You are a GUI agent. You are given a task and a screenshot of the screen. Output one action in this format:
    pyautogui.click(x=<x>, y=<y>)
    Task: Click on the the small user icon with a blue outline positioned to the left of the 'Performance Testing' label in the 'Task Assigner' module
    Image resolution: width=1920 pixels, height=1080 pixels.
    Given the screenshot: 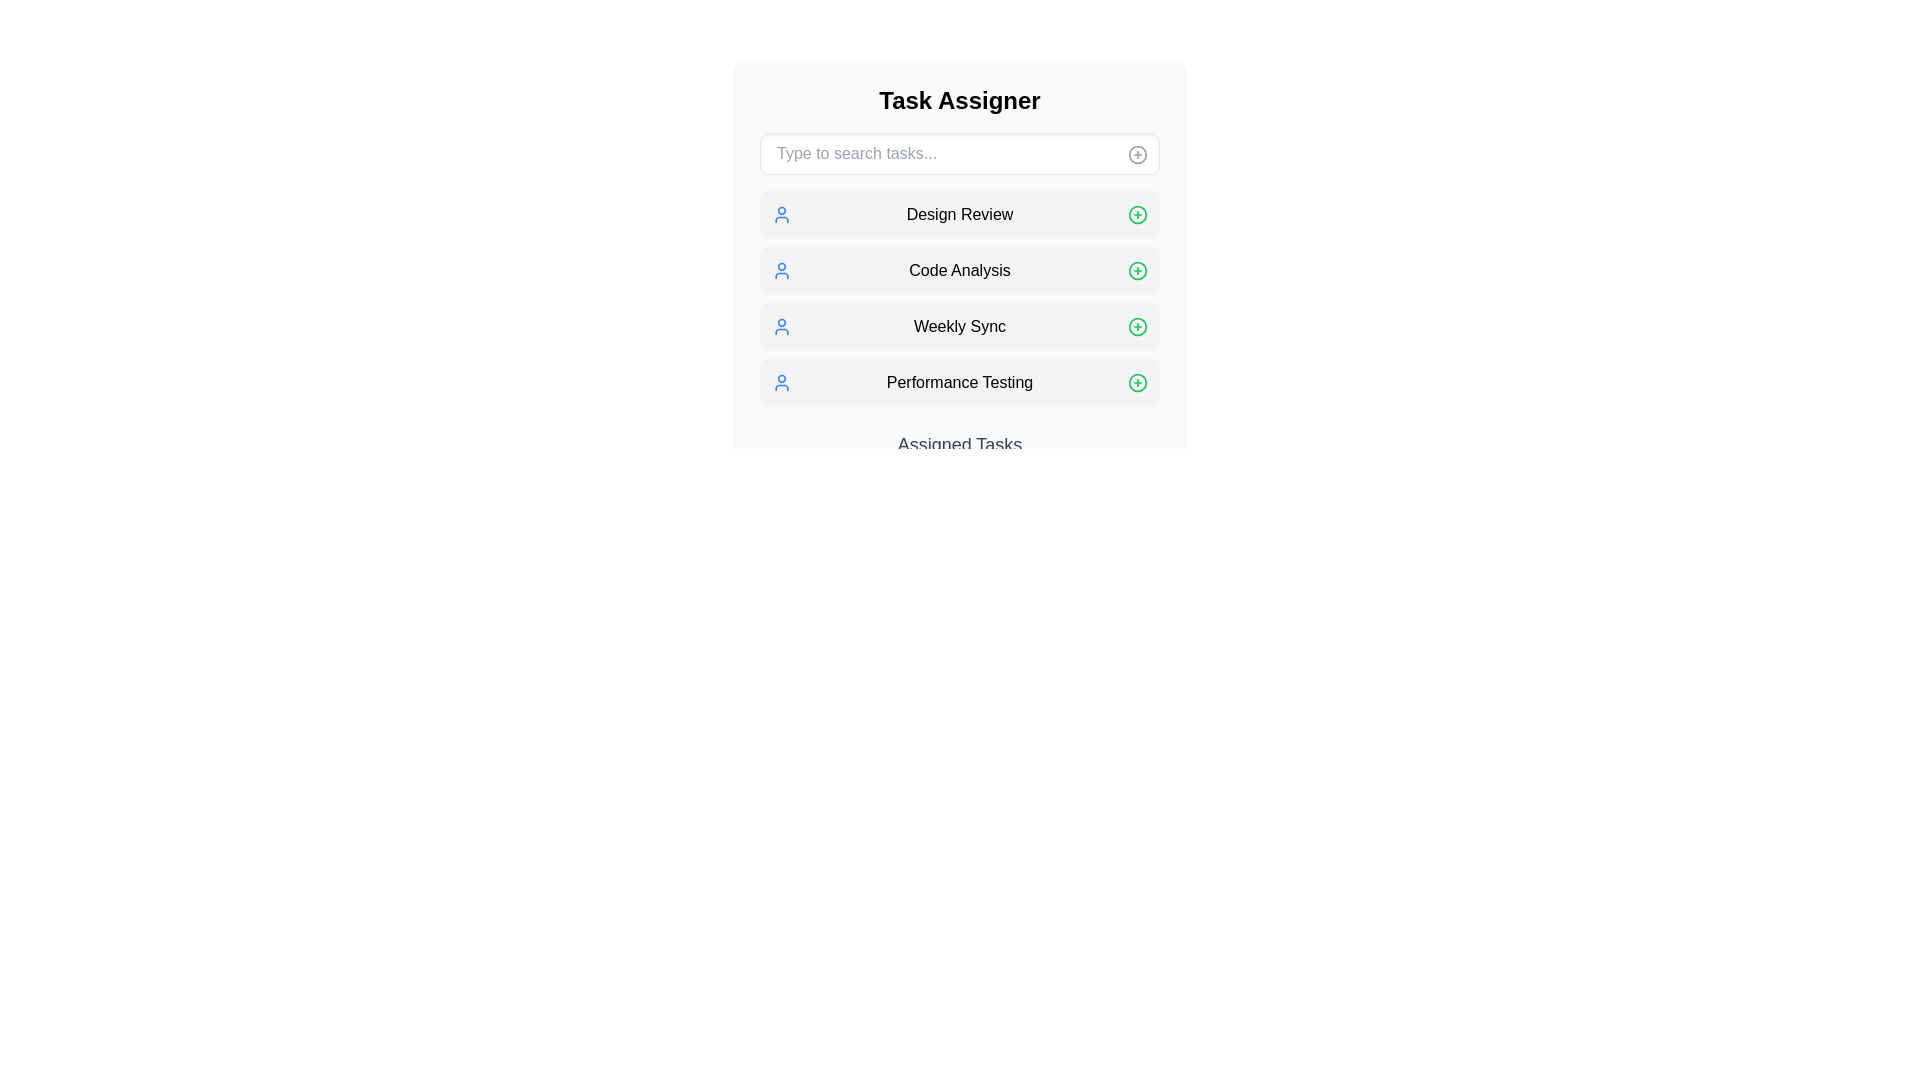 What is the action you would take?
    pyautogui.click(x=781, y=382)
    